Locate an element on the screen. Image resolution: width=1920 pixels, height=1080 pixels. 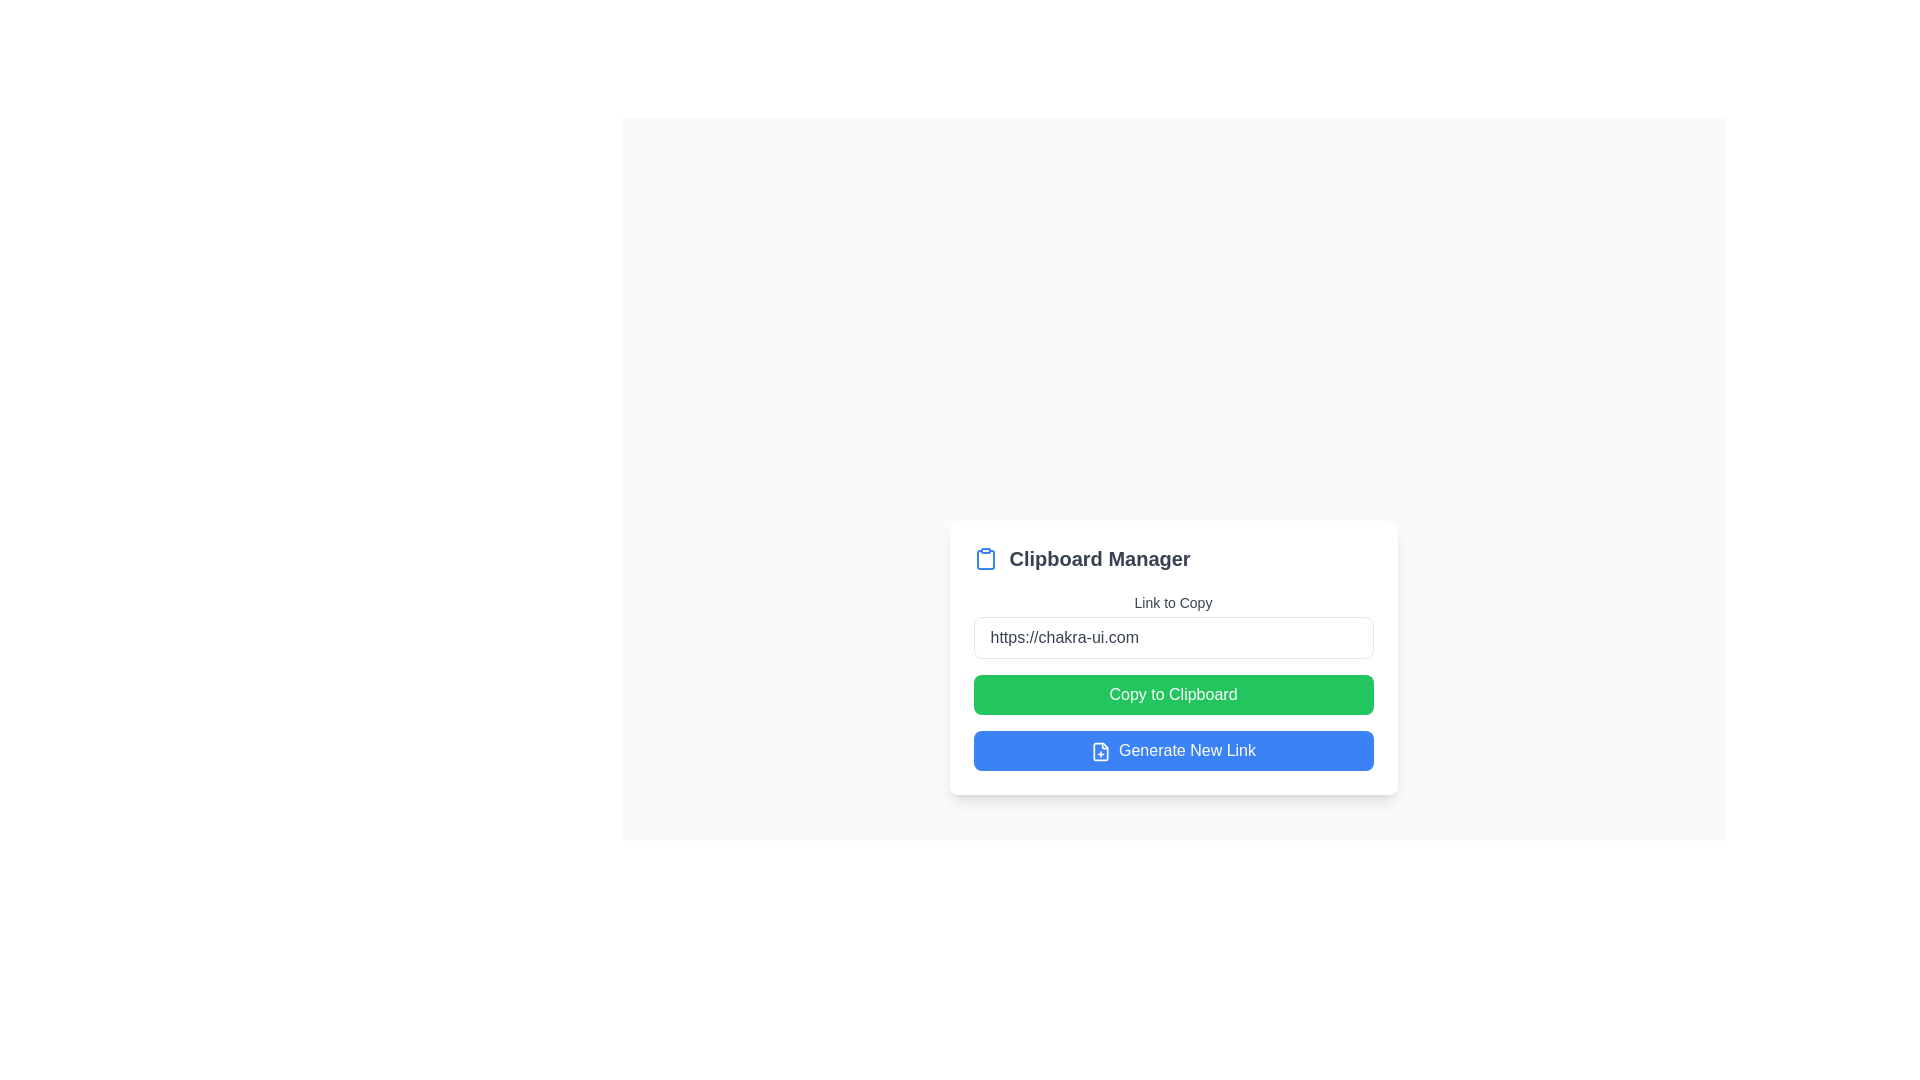
the main body of the clipboard icon, which is part of the clipboard icon set located to the left of the 'Clipboard Manager' label is located at coordinates (985, 559).